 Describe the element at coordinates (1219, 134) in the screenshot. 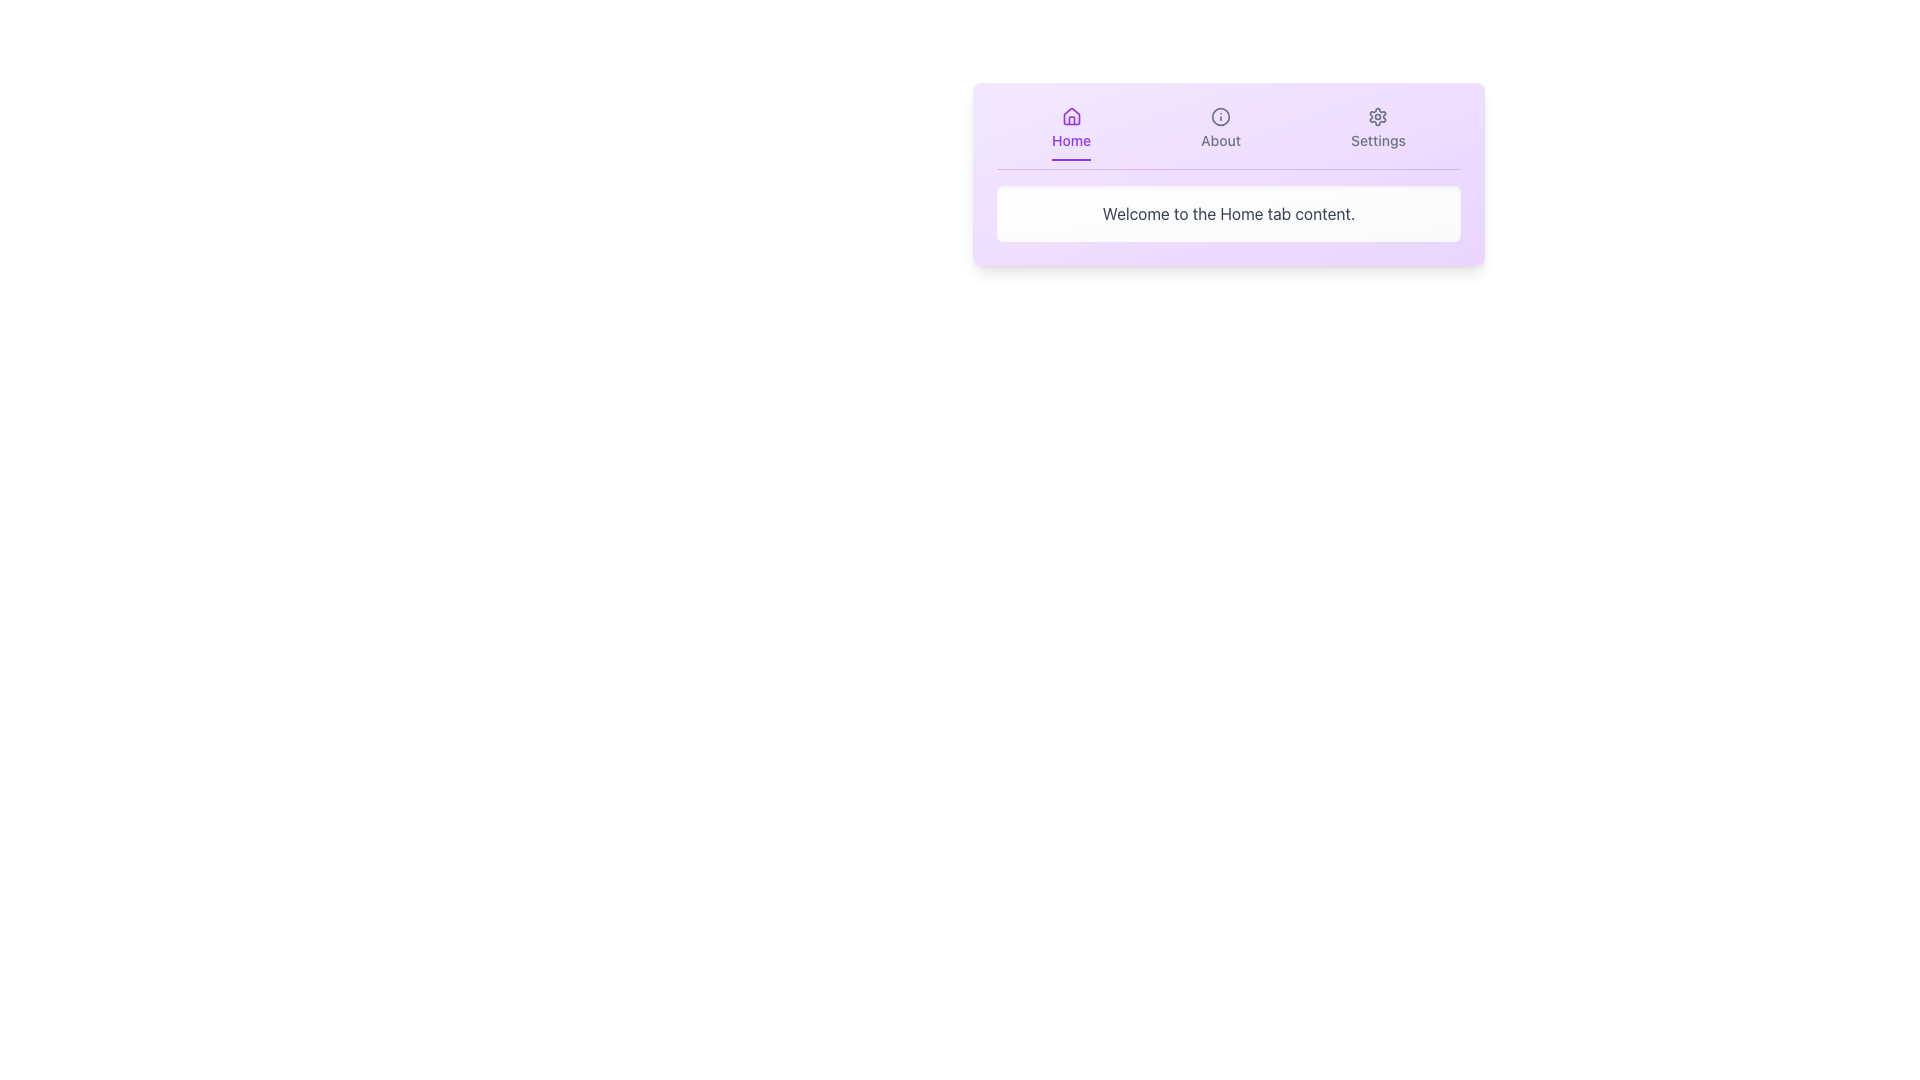

I see `the 'About' button, which features a gray information icon above a purple label` at that location.